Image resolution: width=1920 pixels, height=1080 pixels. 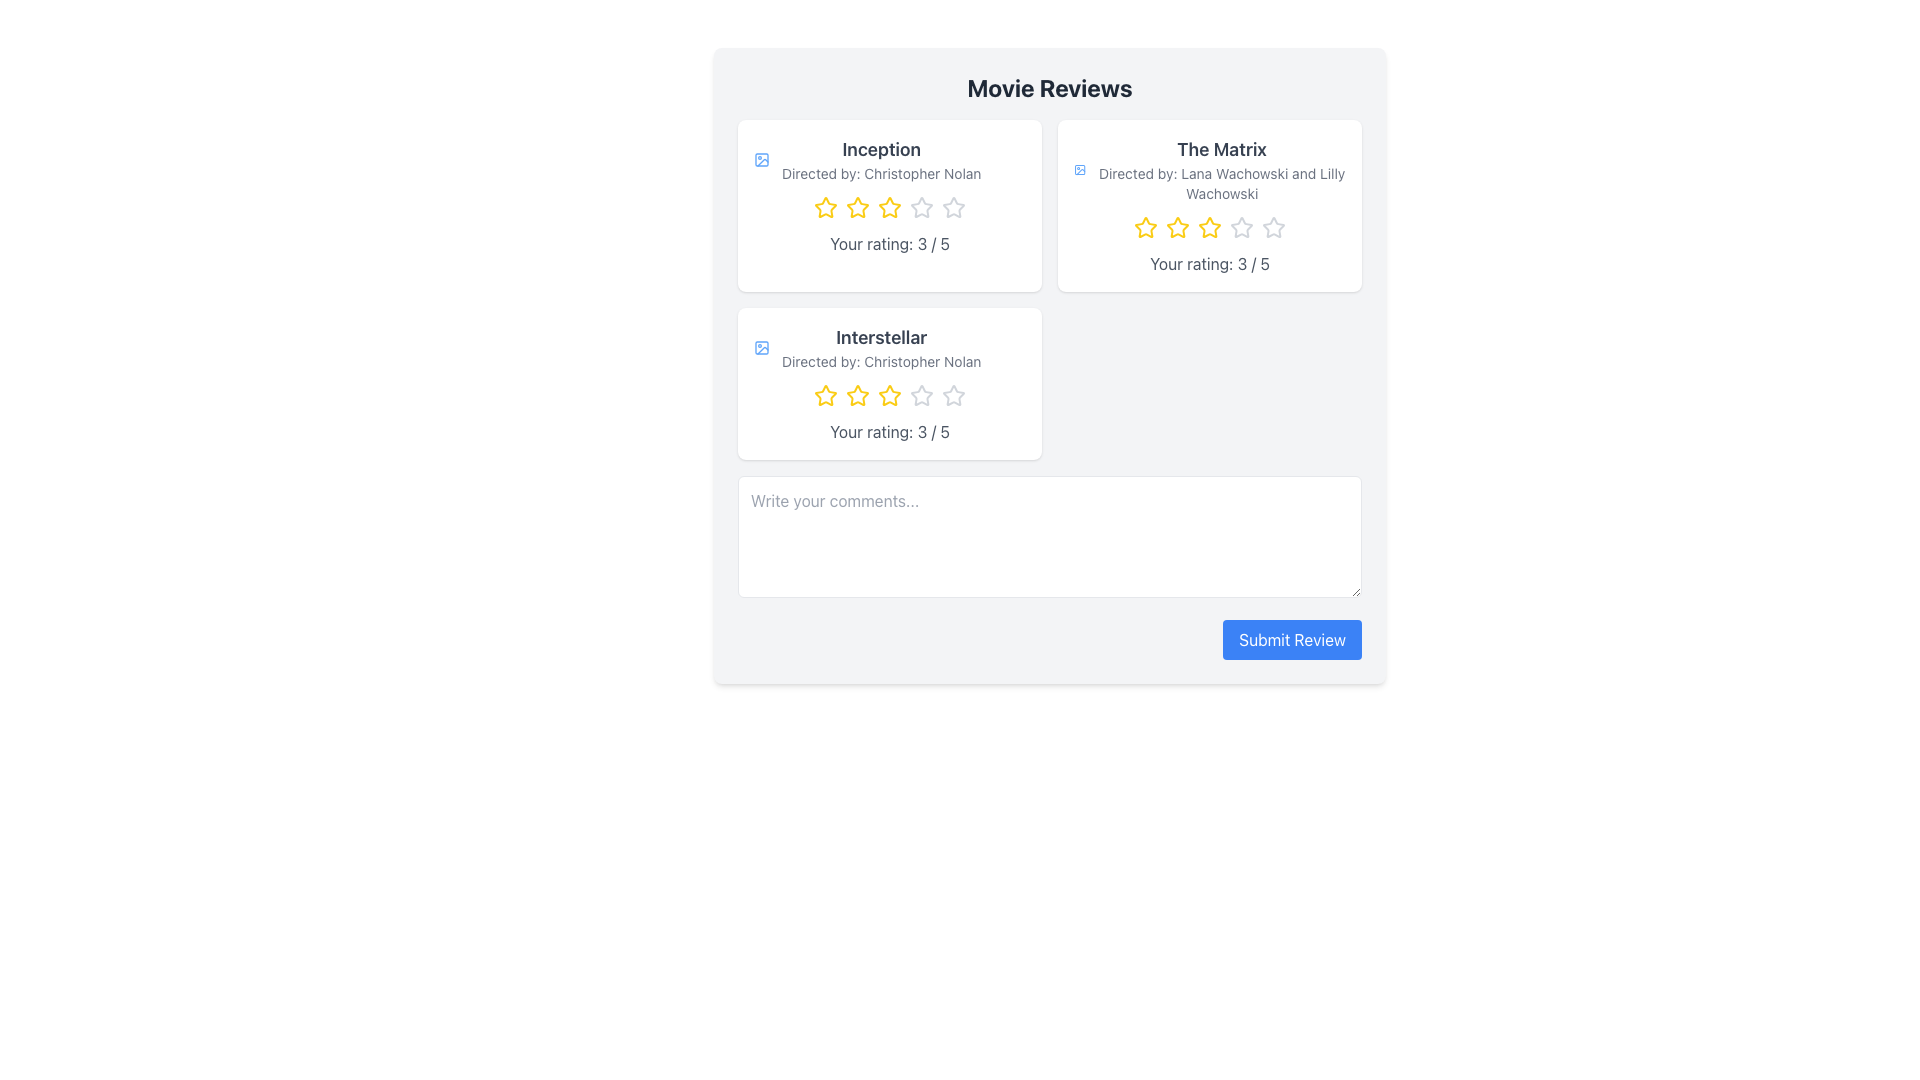 What do you see at coordinates (1079, 168) in the screenshot?
I see `the rectangle element within the SVG icon that indicates media content, located in the top-left corner of the card labeled 'The Matrix'` at bounding box center [1079, 168].